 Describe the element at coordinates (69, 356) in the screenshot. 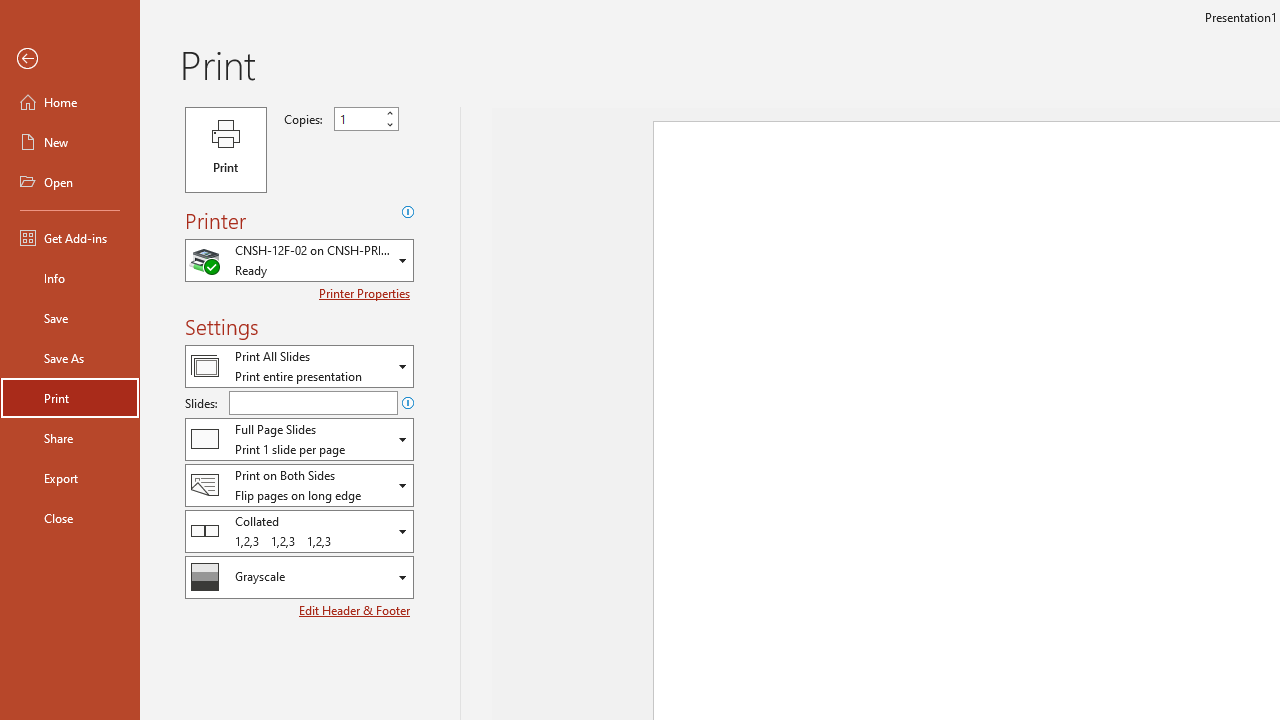

I see `'Save As'` at that location.